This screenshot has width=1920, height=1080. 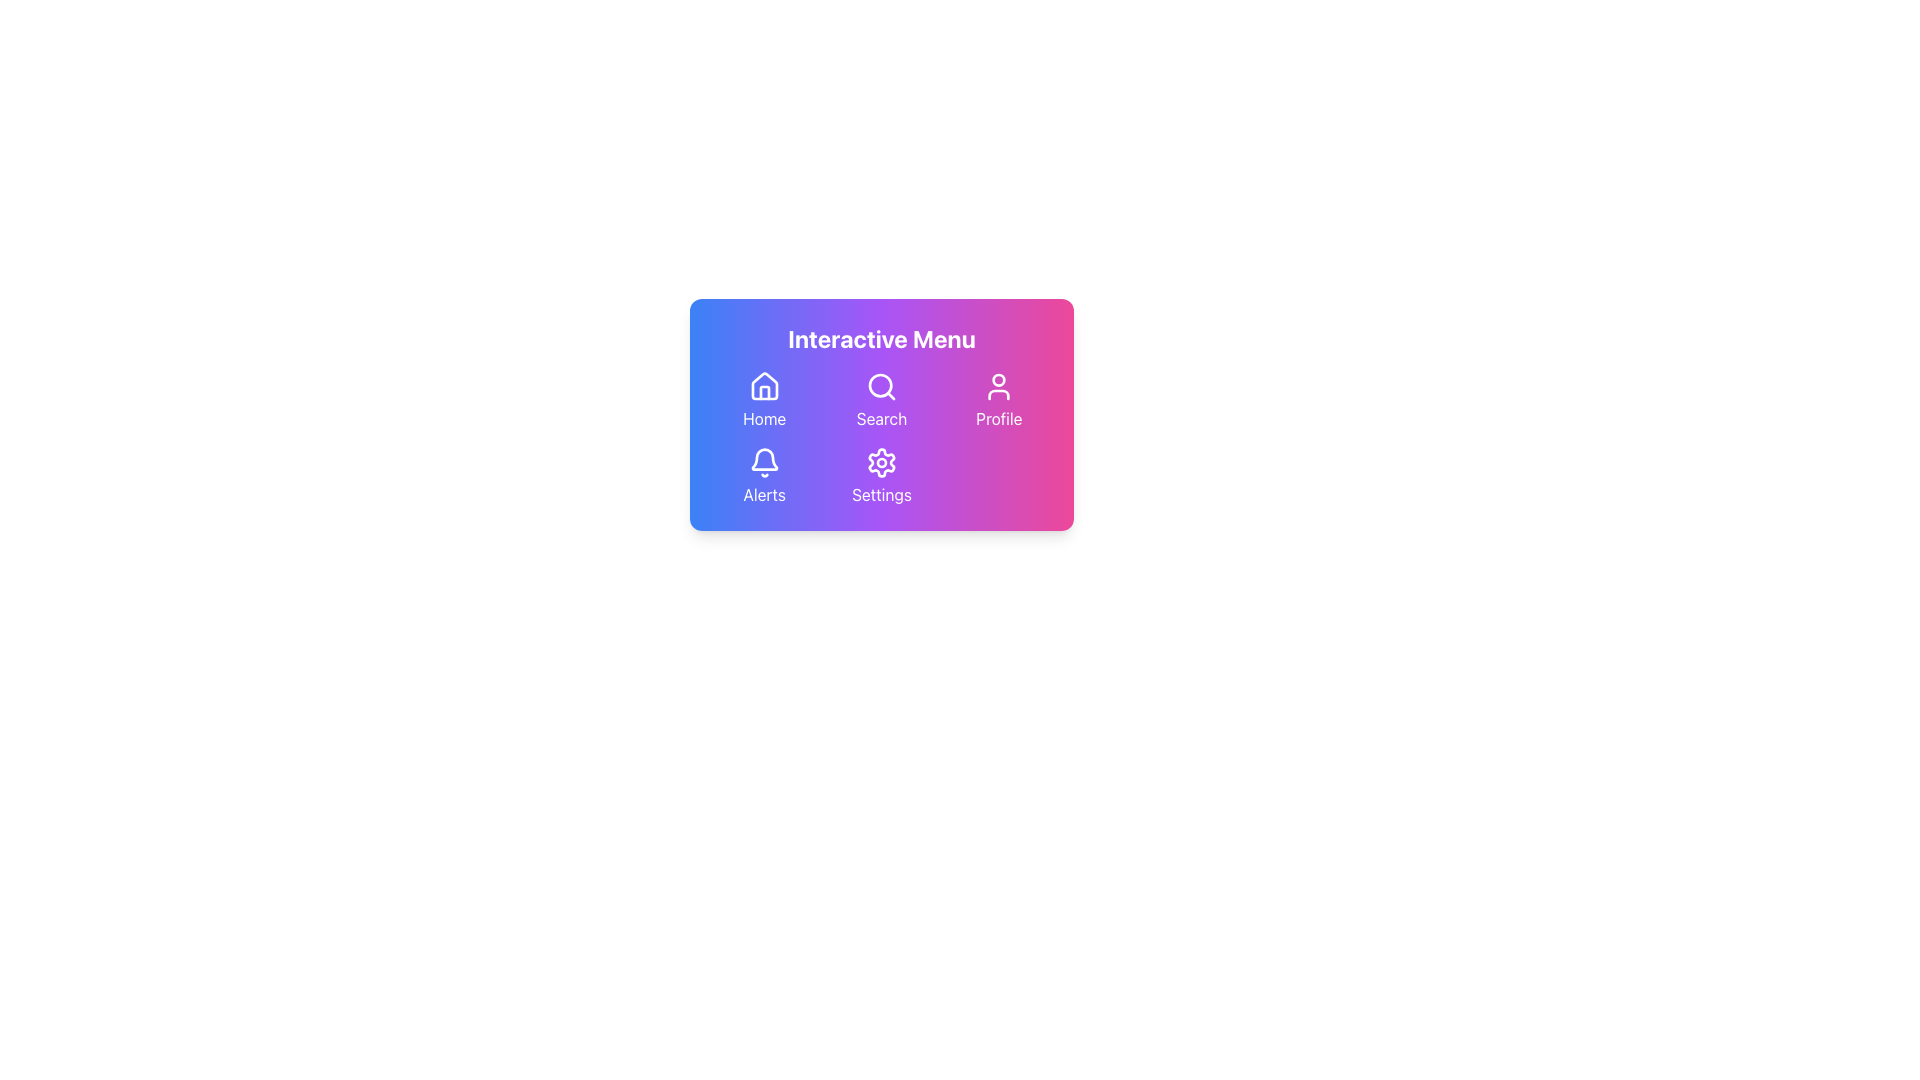 I want to click on the top-left button in the grid layout, so click(x=763, y=401).